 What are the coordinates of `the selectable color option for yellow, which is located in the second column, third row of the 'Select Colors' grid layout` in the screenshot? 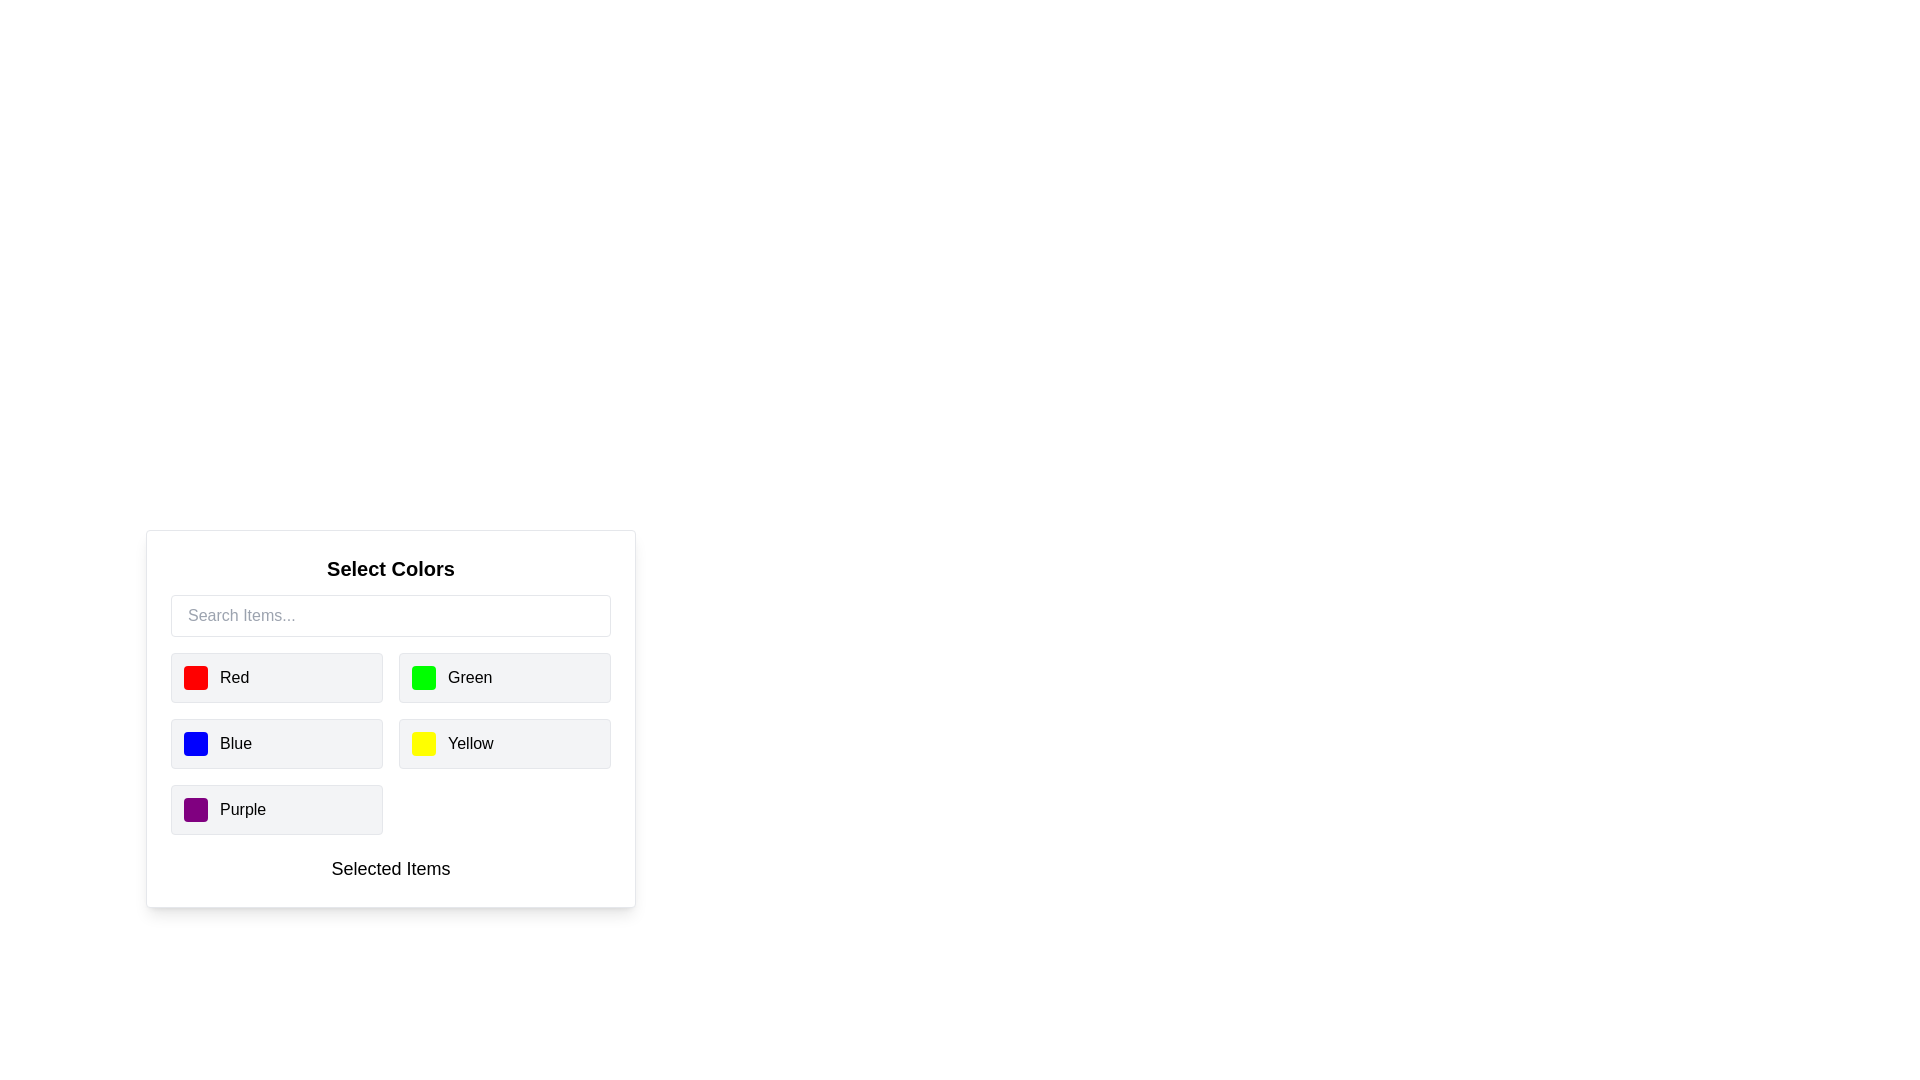 It's located at (504, 744).